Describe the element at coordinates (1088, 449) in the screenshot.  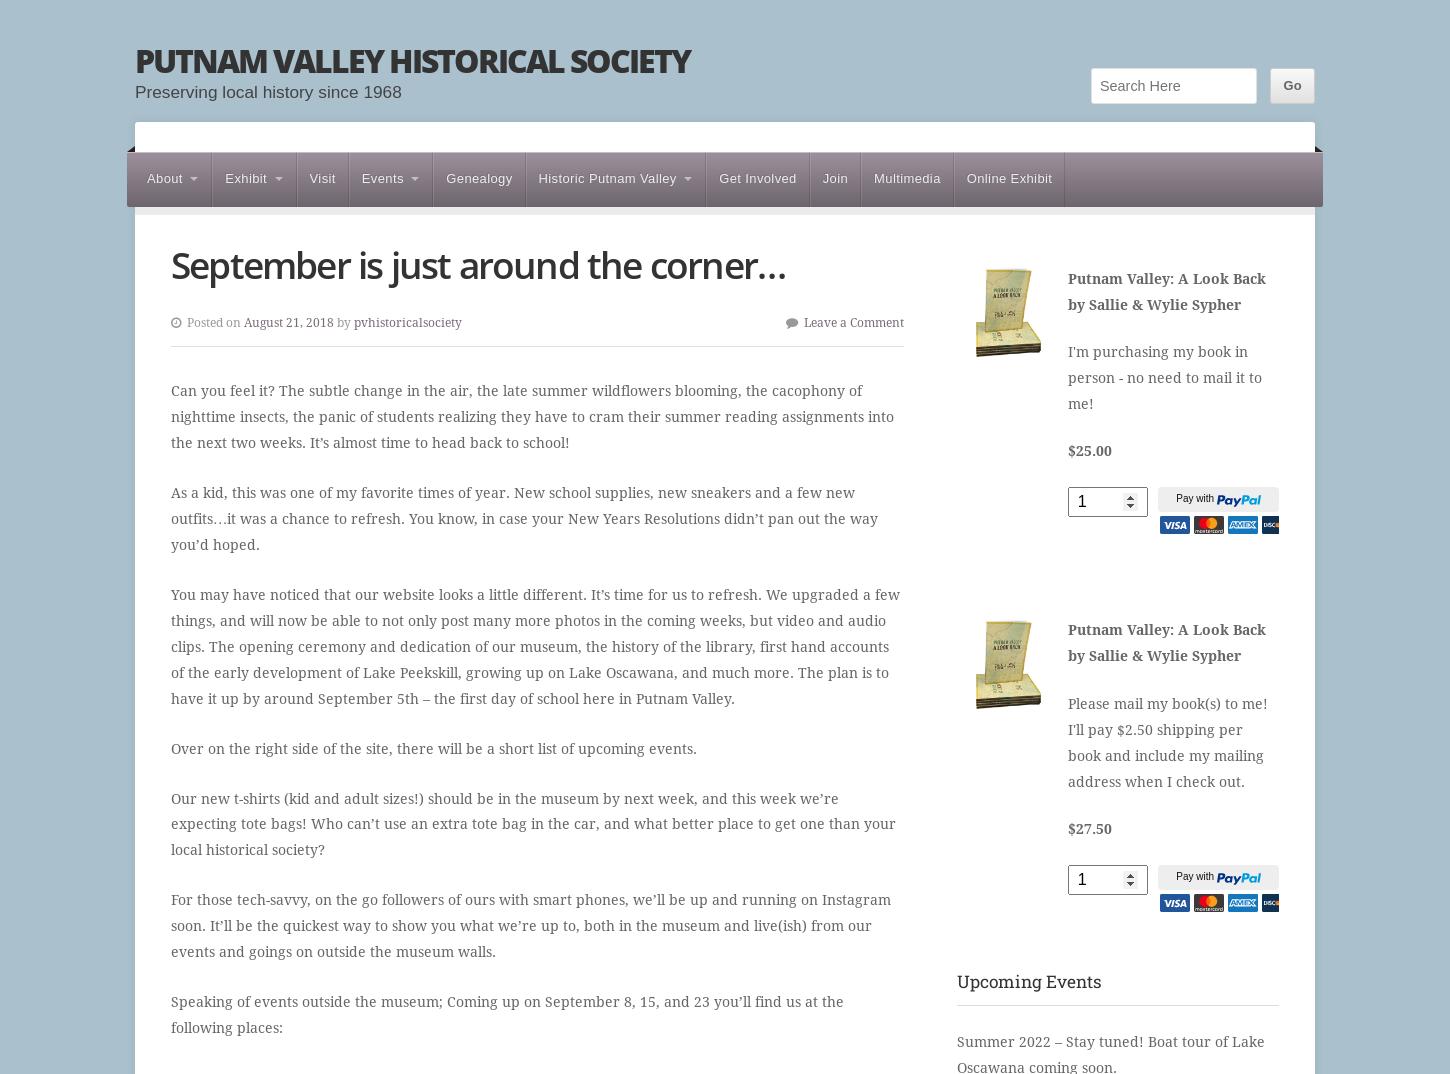
I see `'$25.00'` at that location.